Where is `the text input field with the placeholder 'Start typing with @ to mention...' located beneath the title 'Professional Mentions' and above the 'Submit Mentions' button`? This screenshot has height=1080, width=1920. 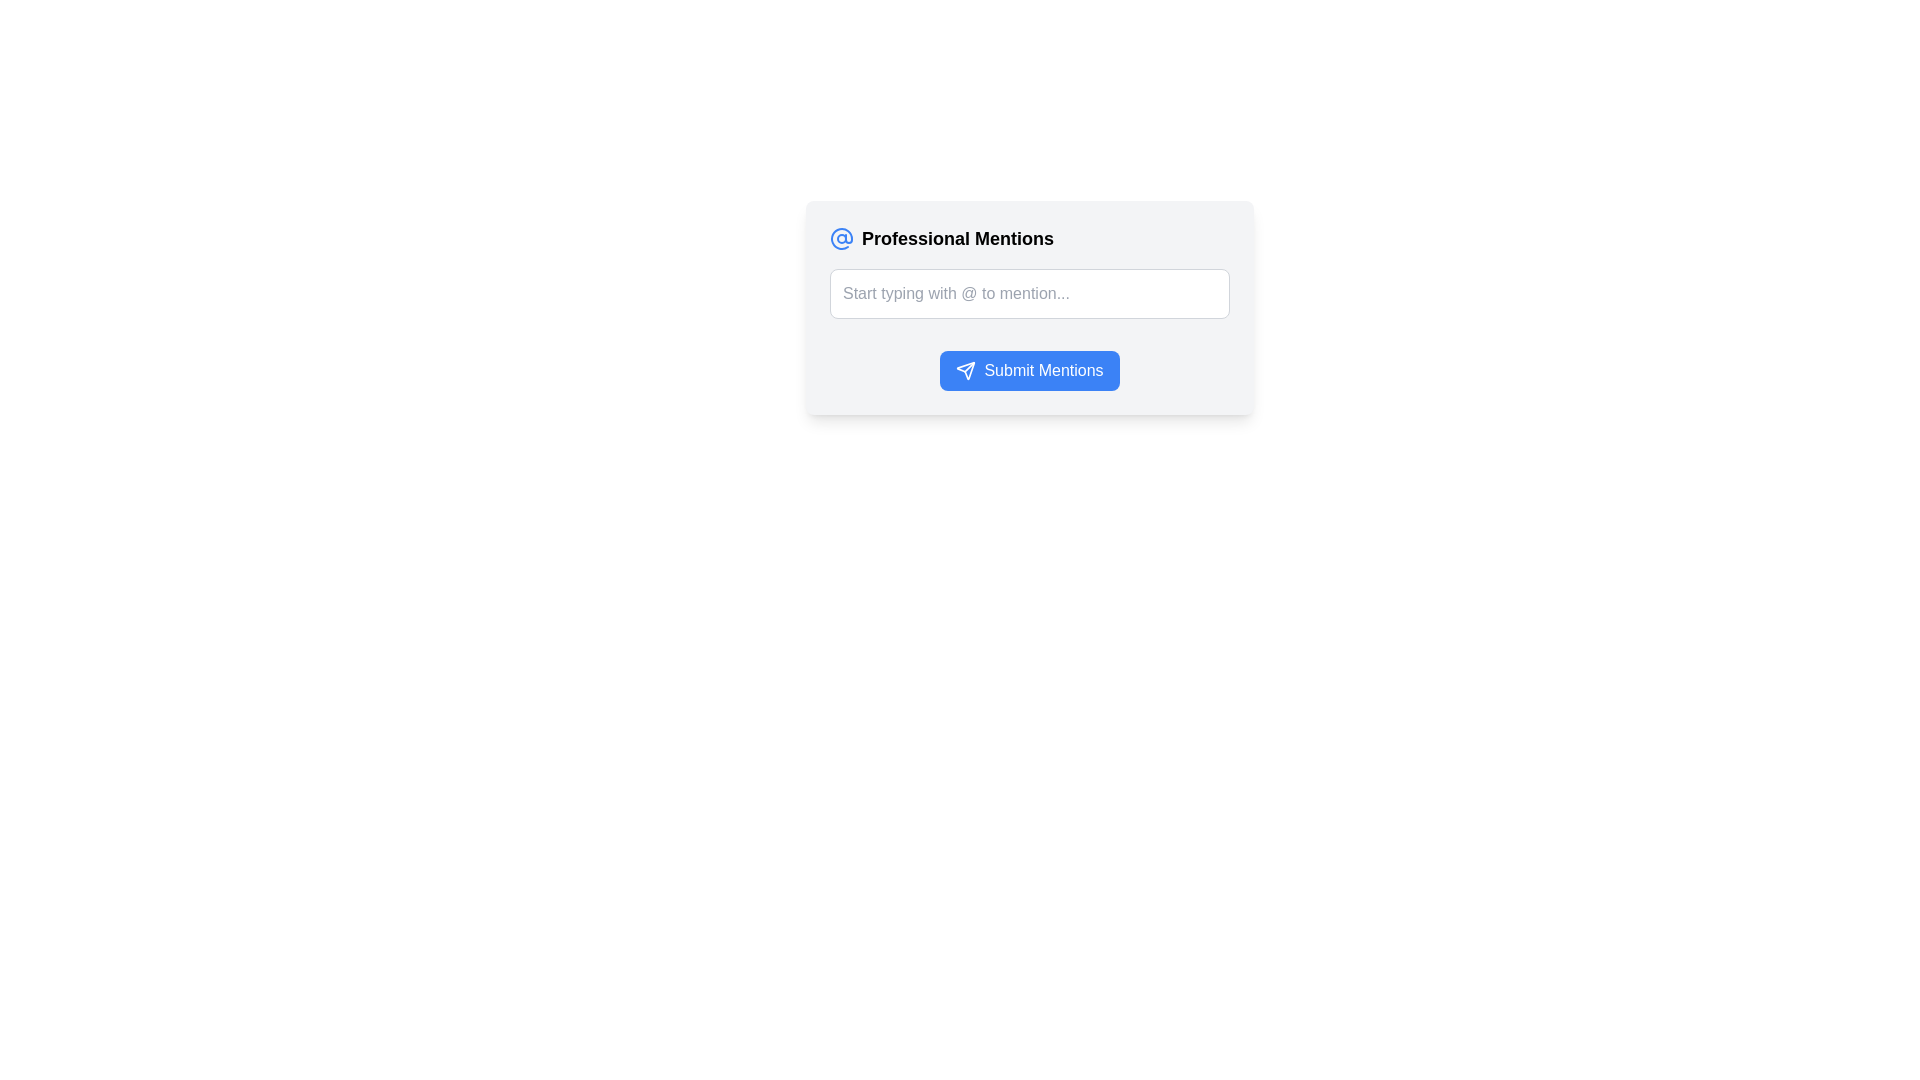
the text input field with the placeholder 'Start typing with @ to mention...' located beneath the title 'Professional Mentions' and above the 'Submit Mentions' button is located at coordinates (1030, 293).